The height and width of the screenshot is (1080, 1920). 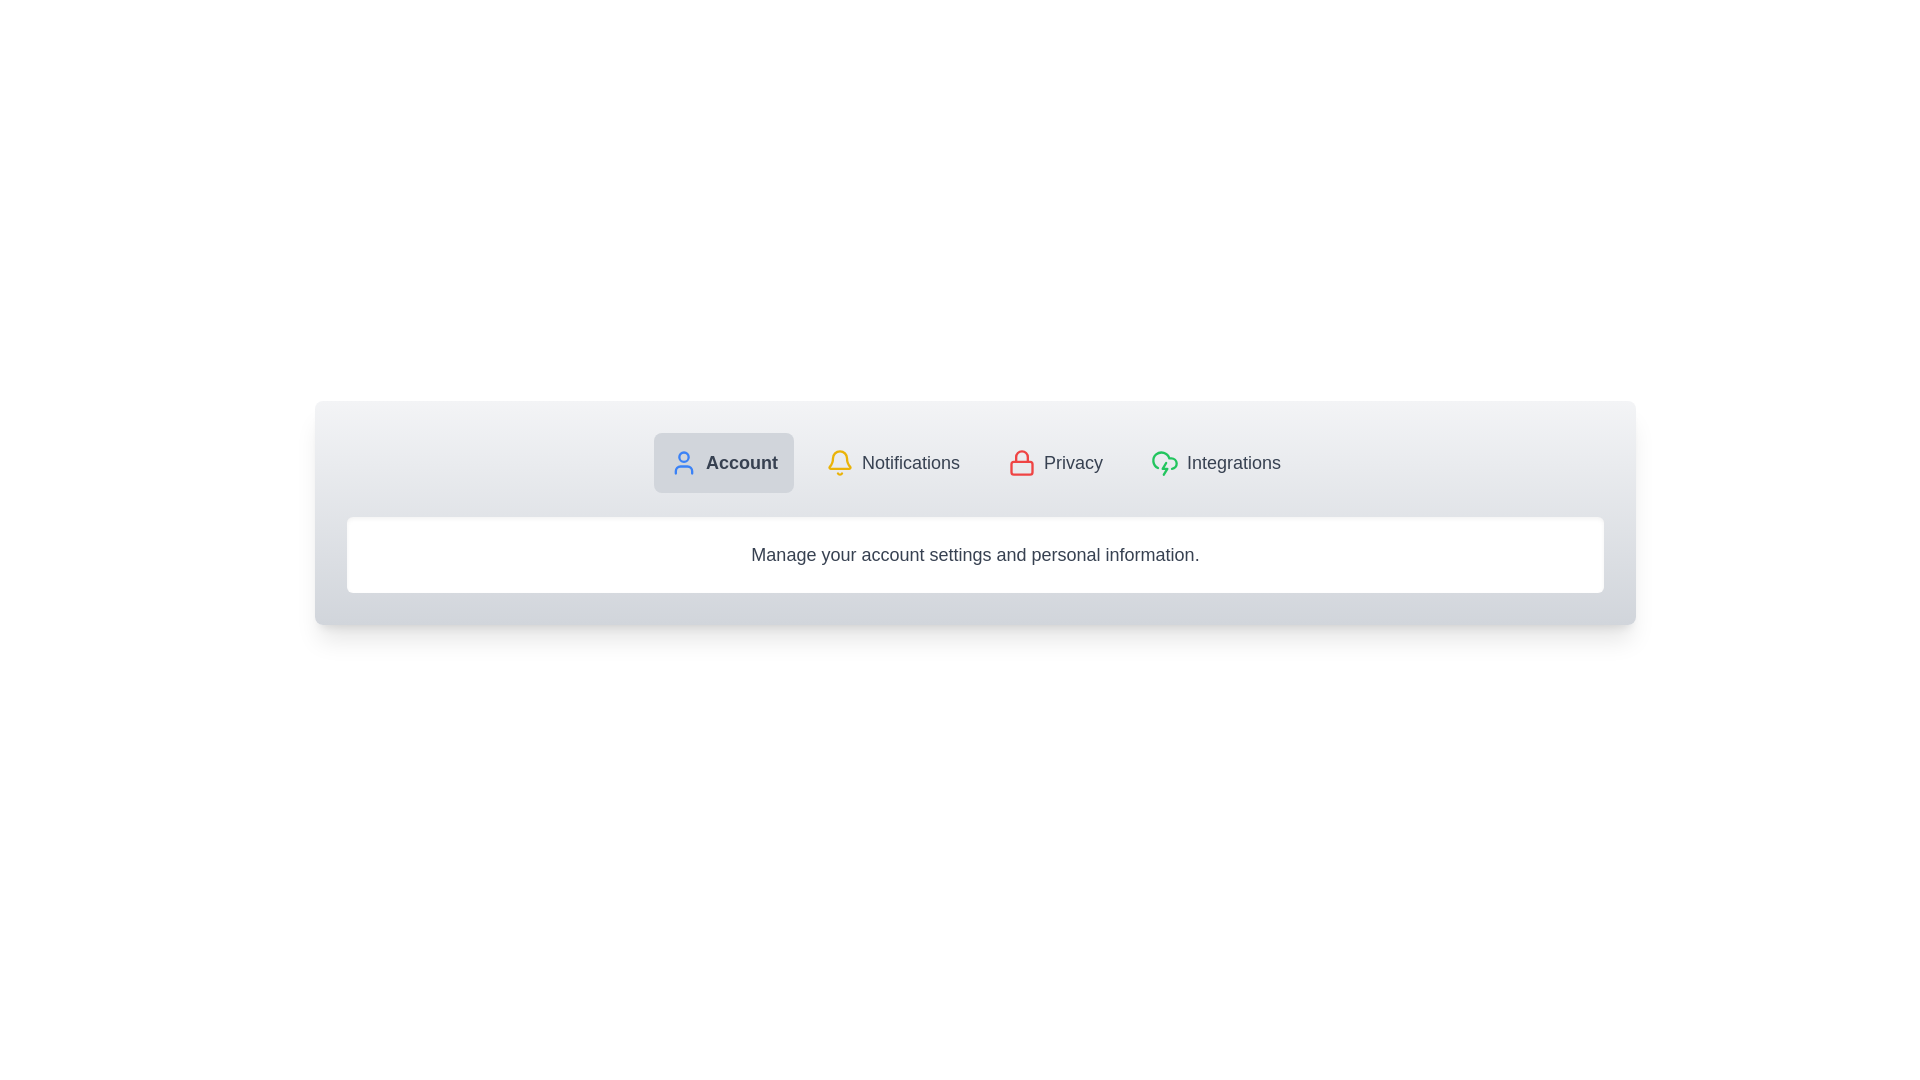 I want to click on the cloud icon with a green outline located in the 'Integrations' section of the interface, positioned at the rightmost side of the row of sections, so click(x=1165, y=460).